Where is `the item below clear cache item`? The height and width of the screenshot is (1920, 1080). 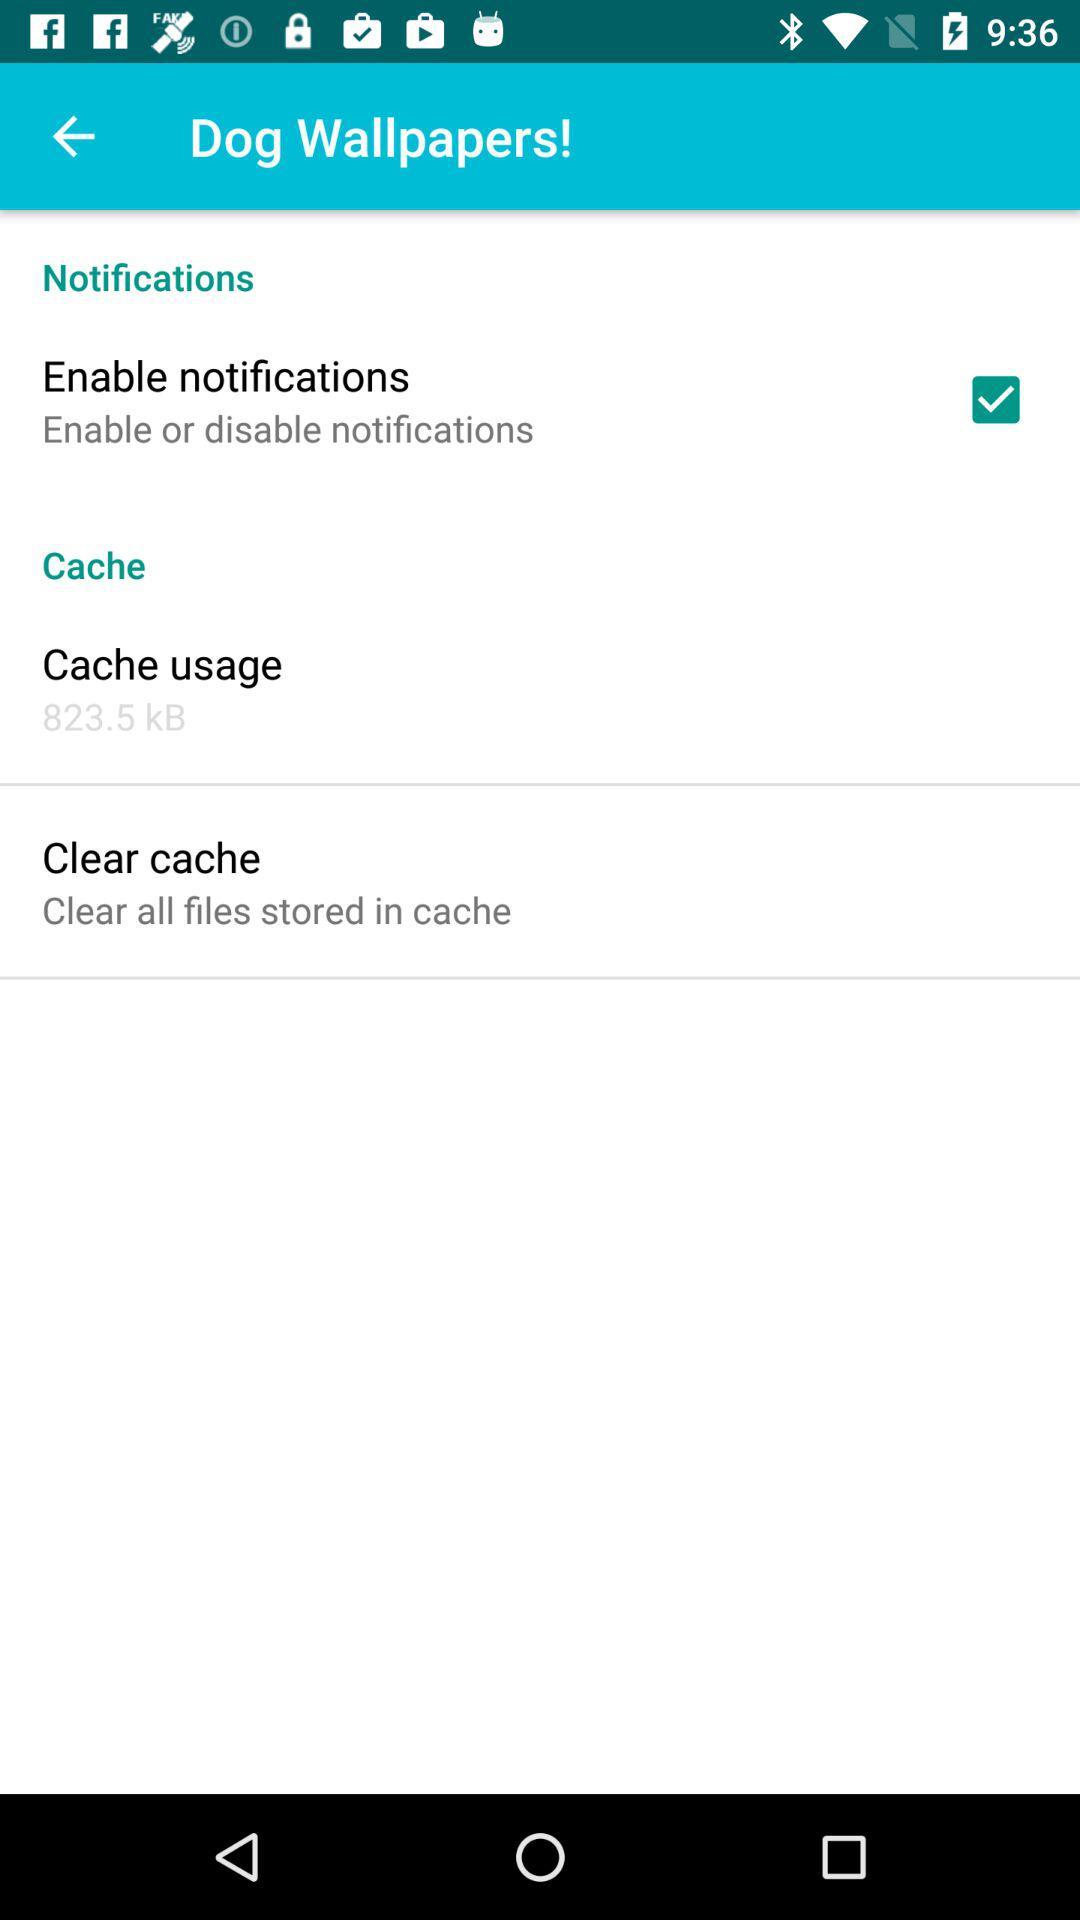
the item below clear cache item is located at coordinates (276, 908).